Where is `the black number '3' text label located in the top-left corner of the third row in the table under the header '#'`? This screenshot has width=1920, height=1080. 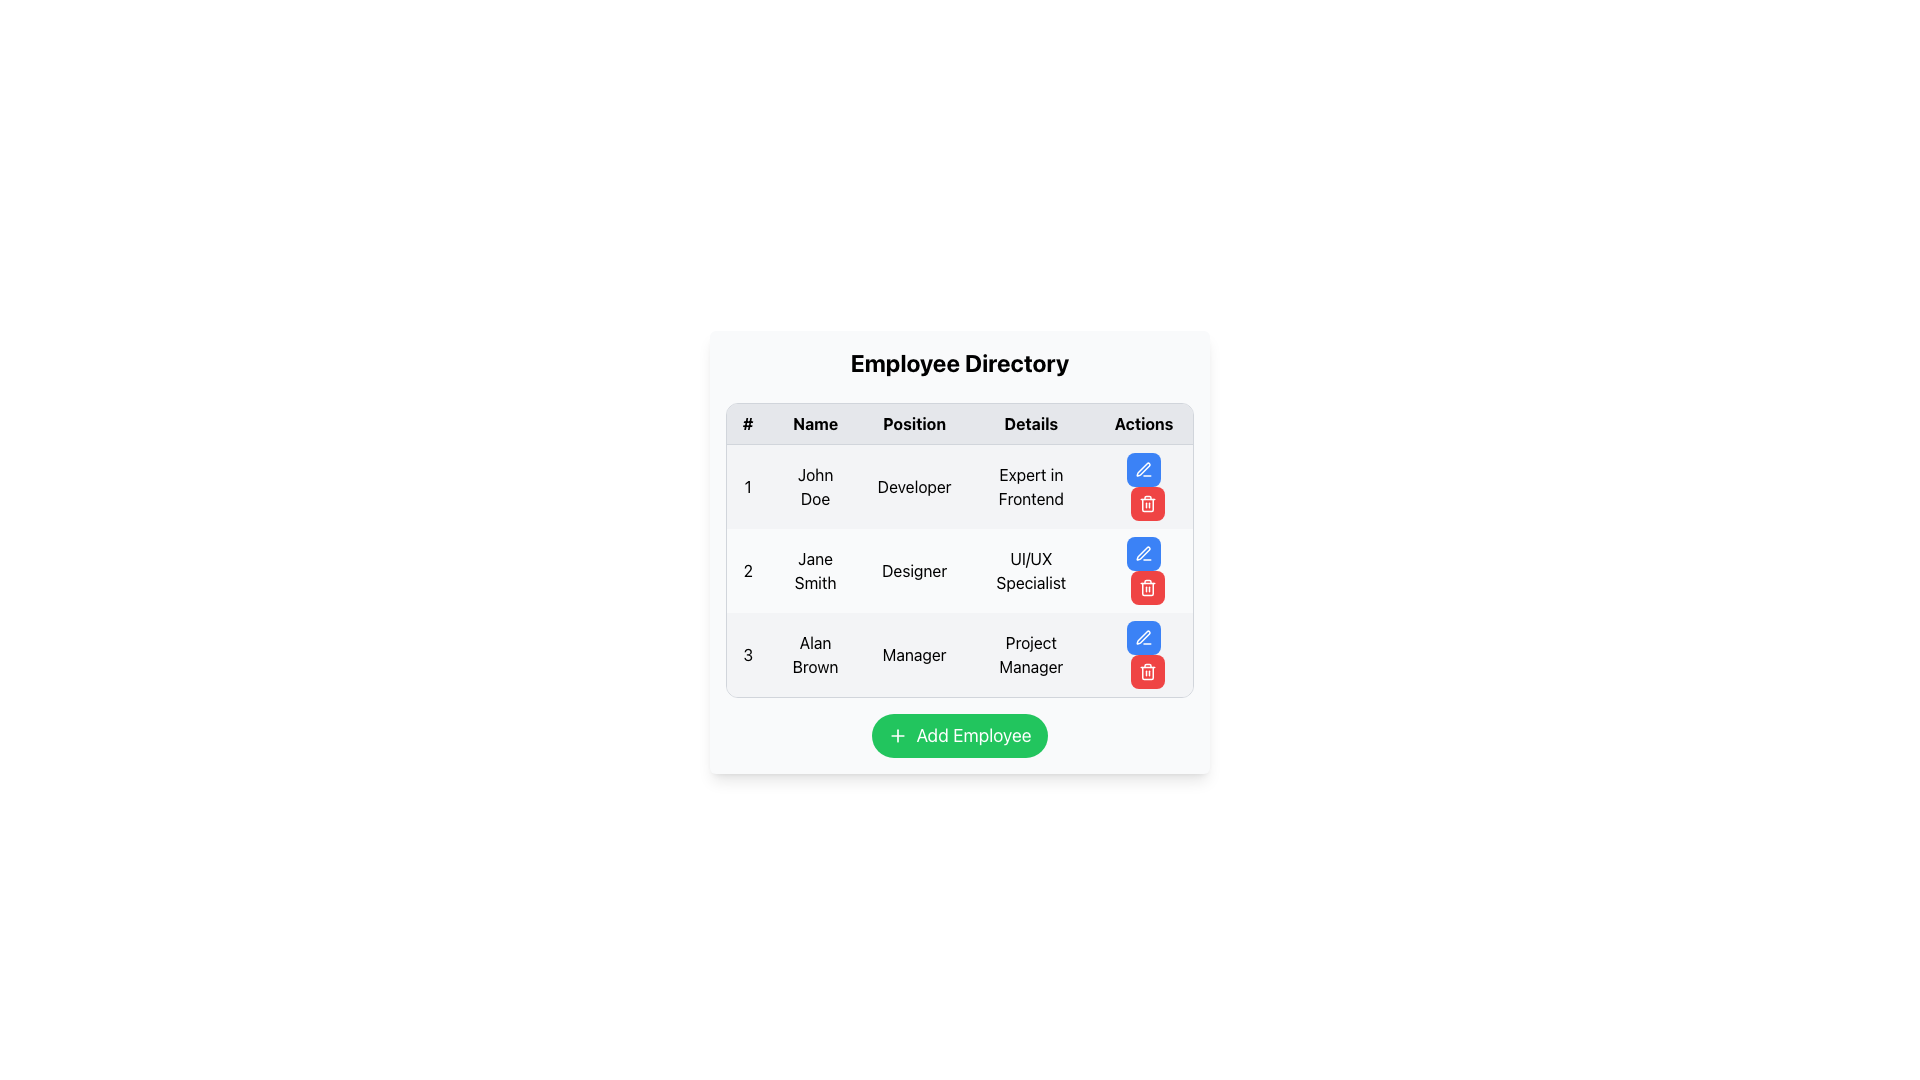
the black number '3' text label located in the top-left corner of the third row in the table under the header '#' is located at coordinates (747, 655).